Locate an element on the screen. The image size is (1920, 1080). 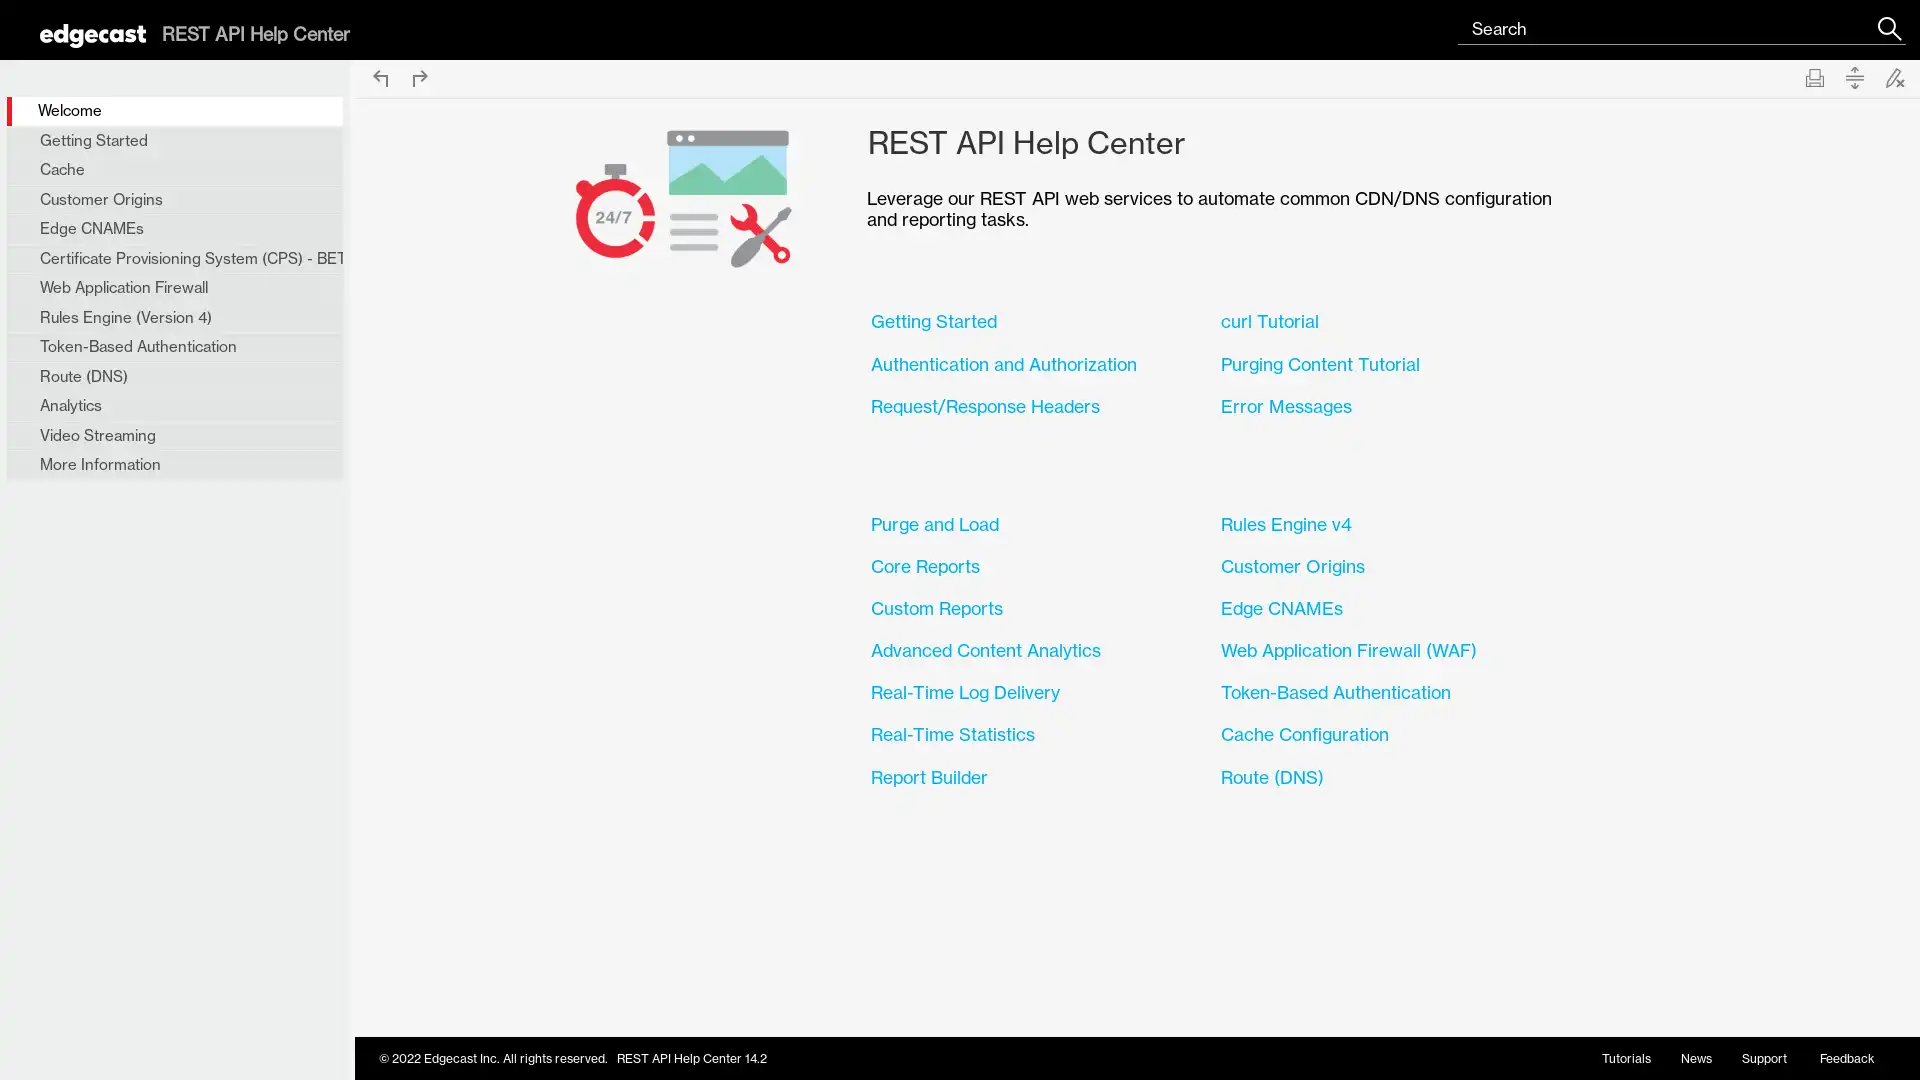
print is located at coordinates (1814, 76).